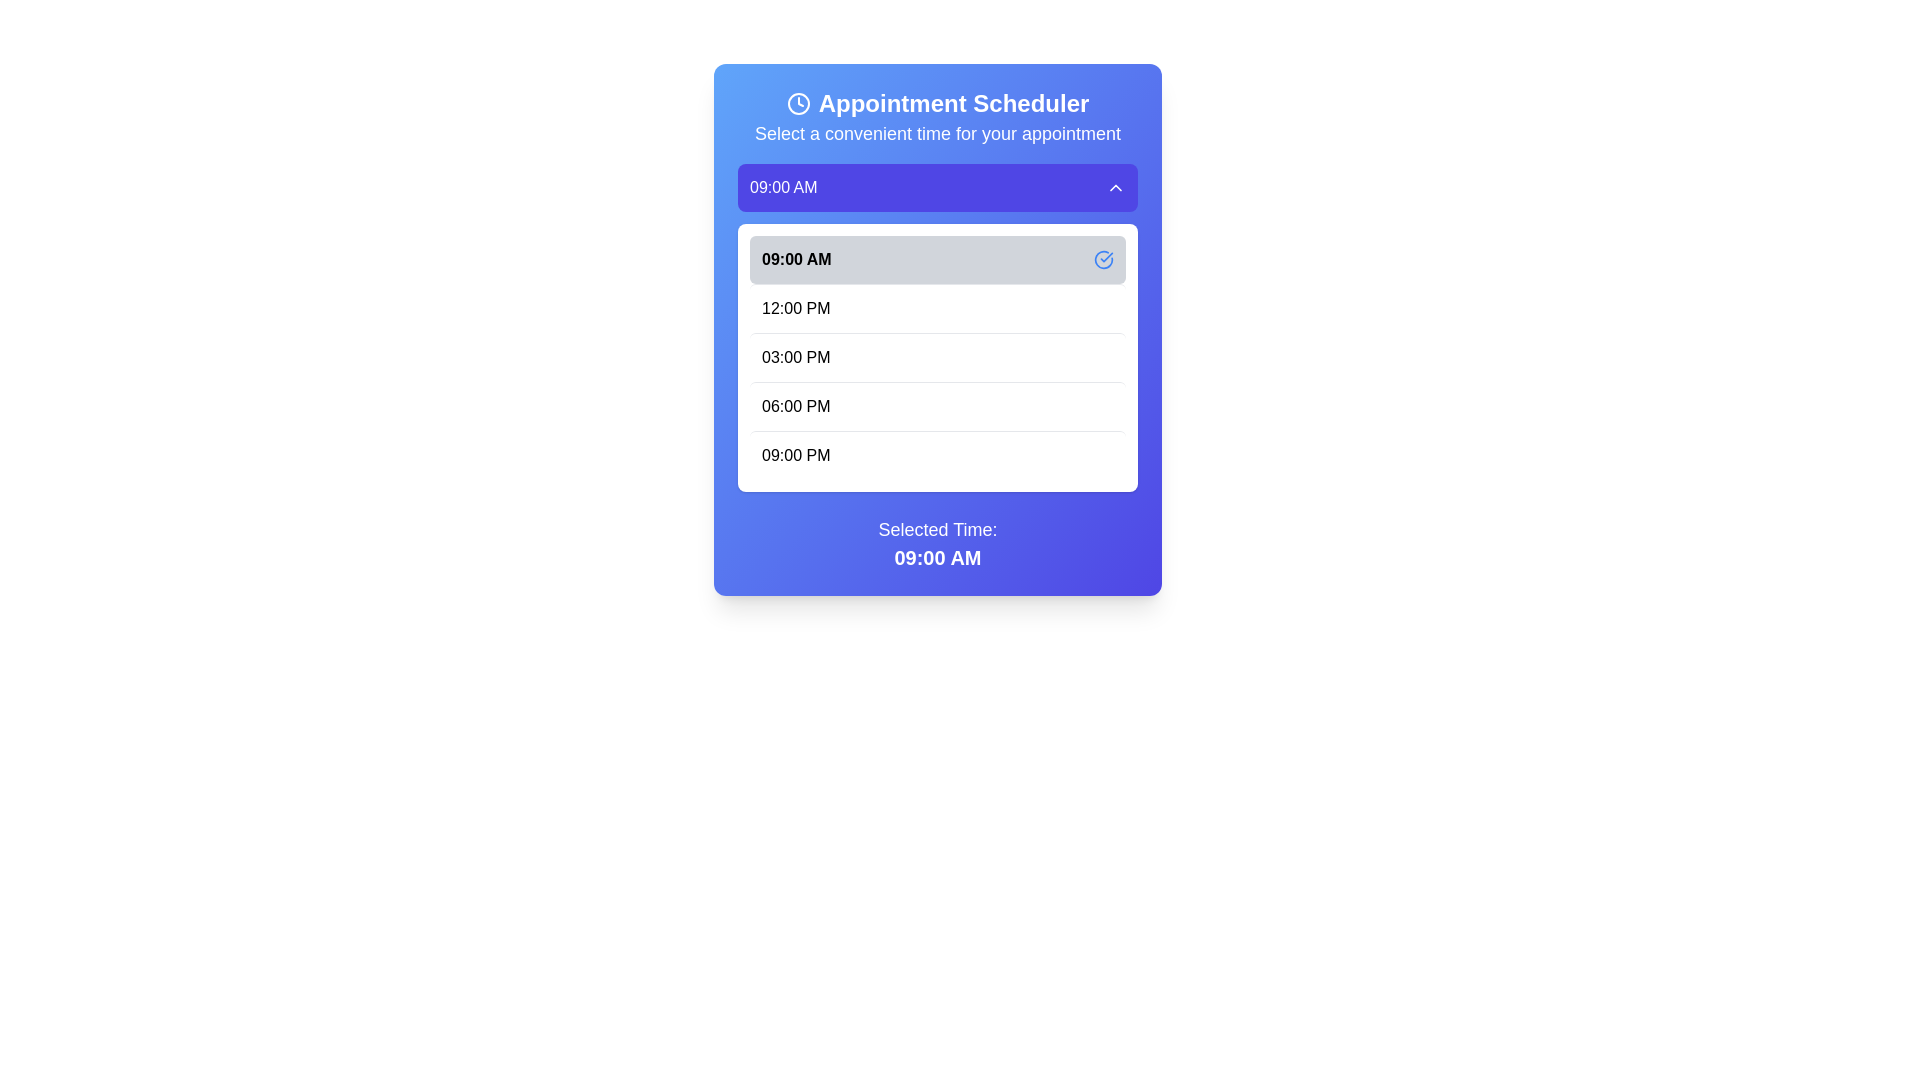 This screenshot has height=1080, width=1920. Describe the element at coordinates (936, 455) in the screenshot. I see `the selectable time slot '09:00 PM' in the dropdown list` at that location.